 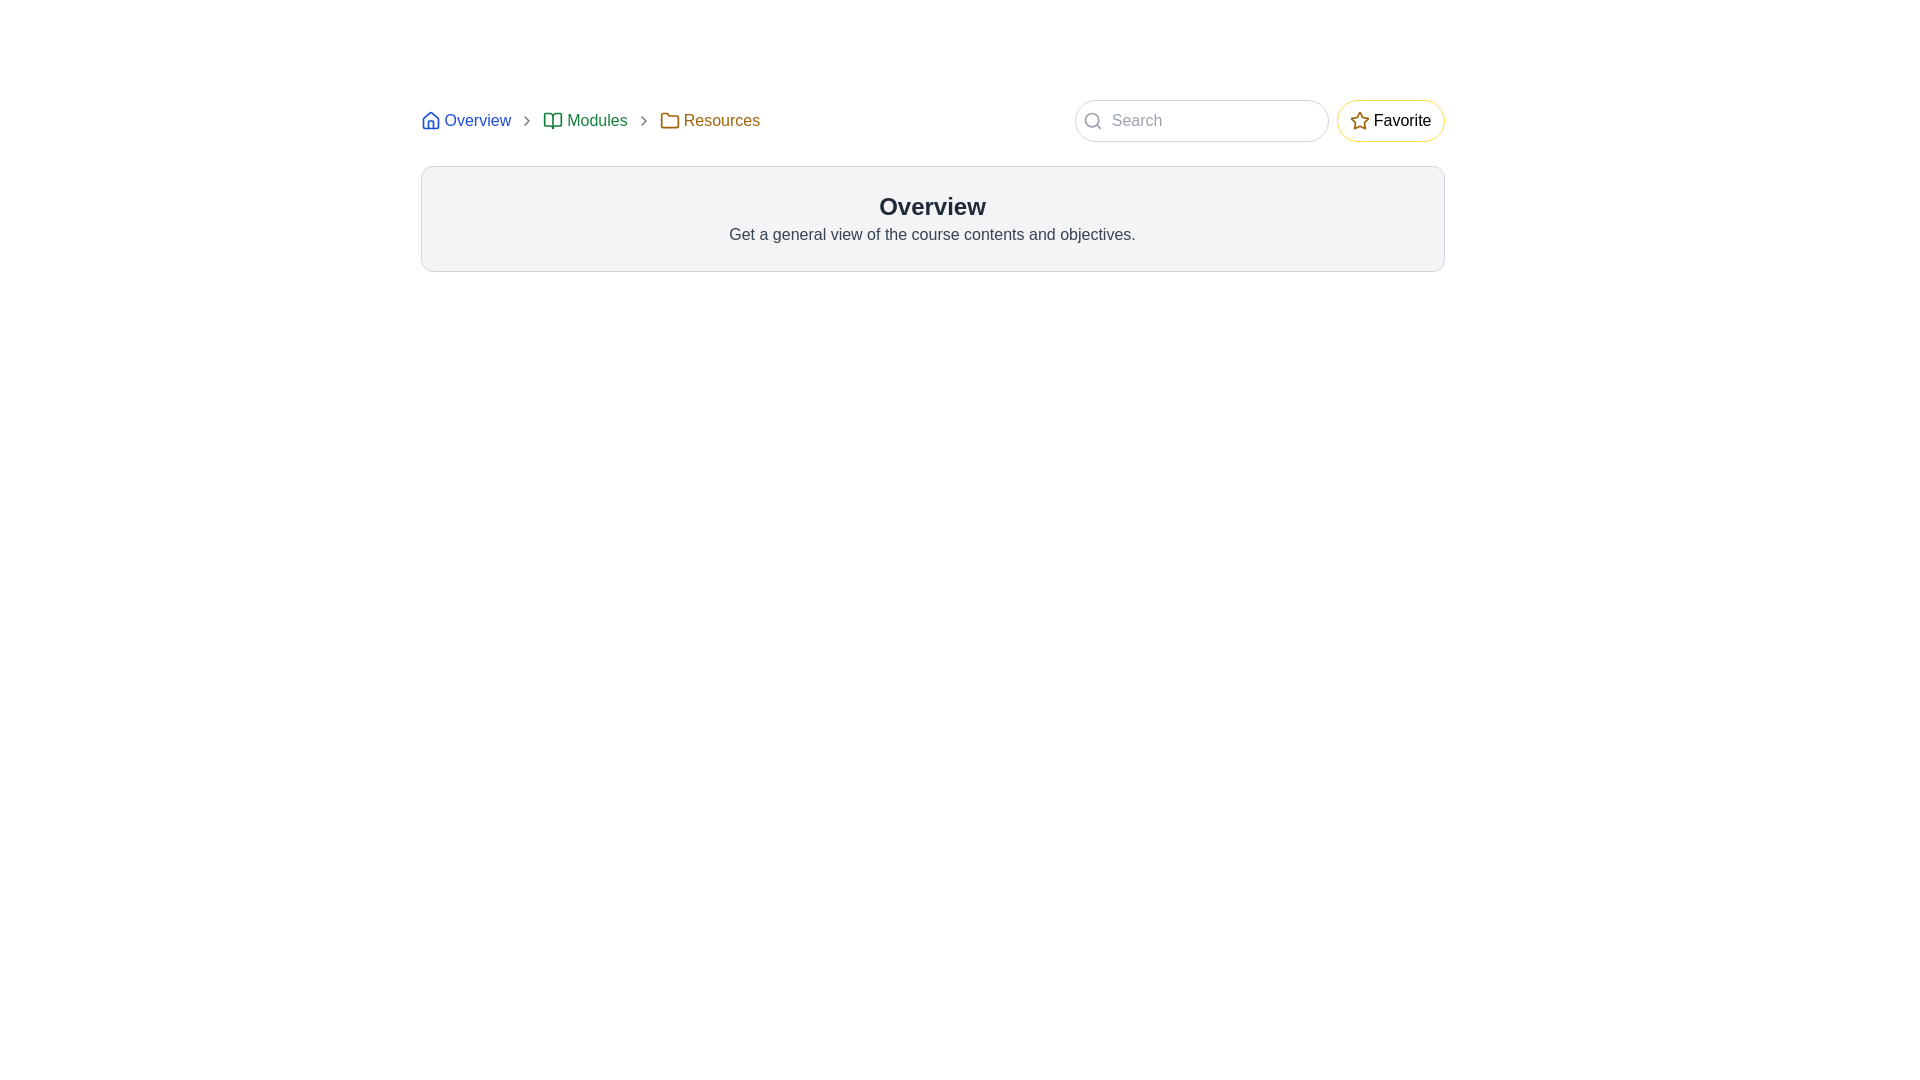 What do you see at coordinates (553, 120) in the screenshot?
I see `the left portion of the book icon in the breadcrumb navigation, which represents the 'Modules' section` at bounding box center [553, 120].